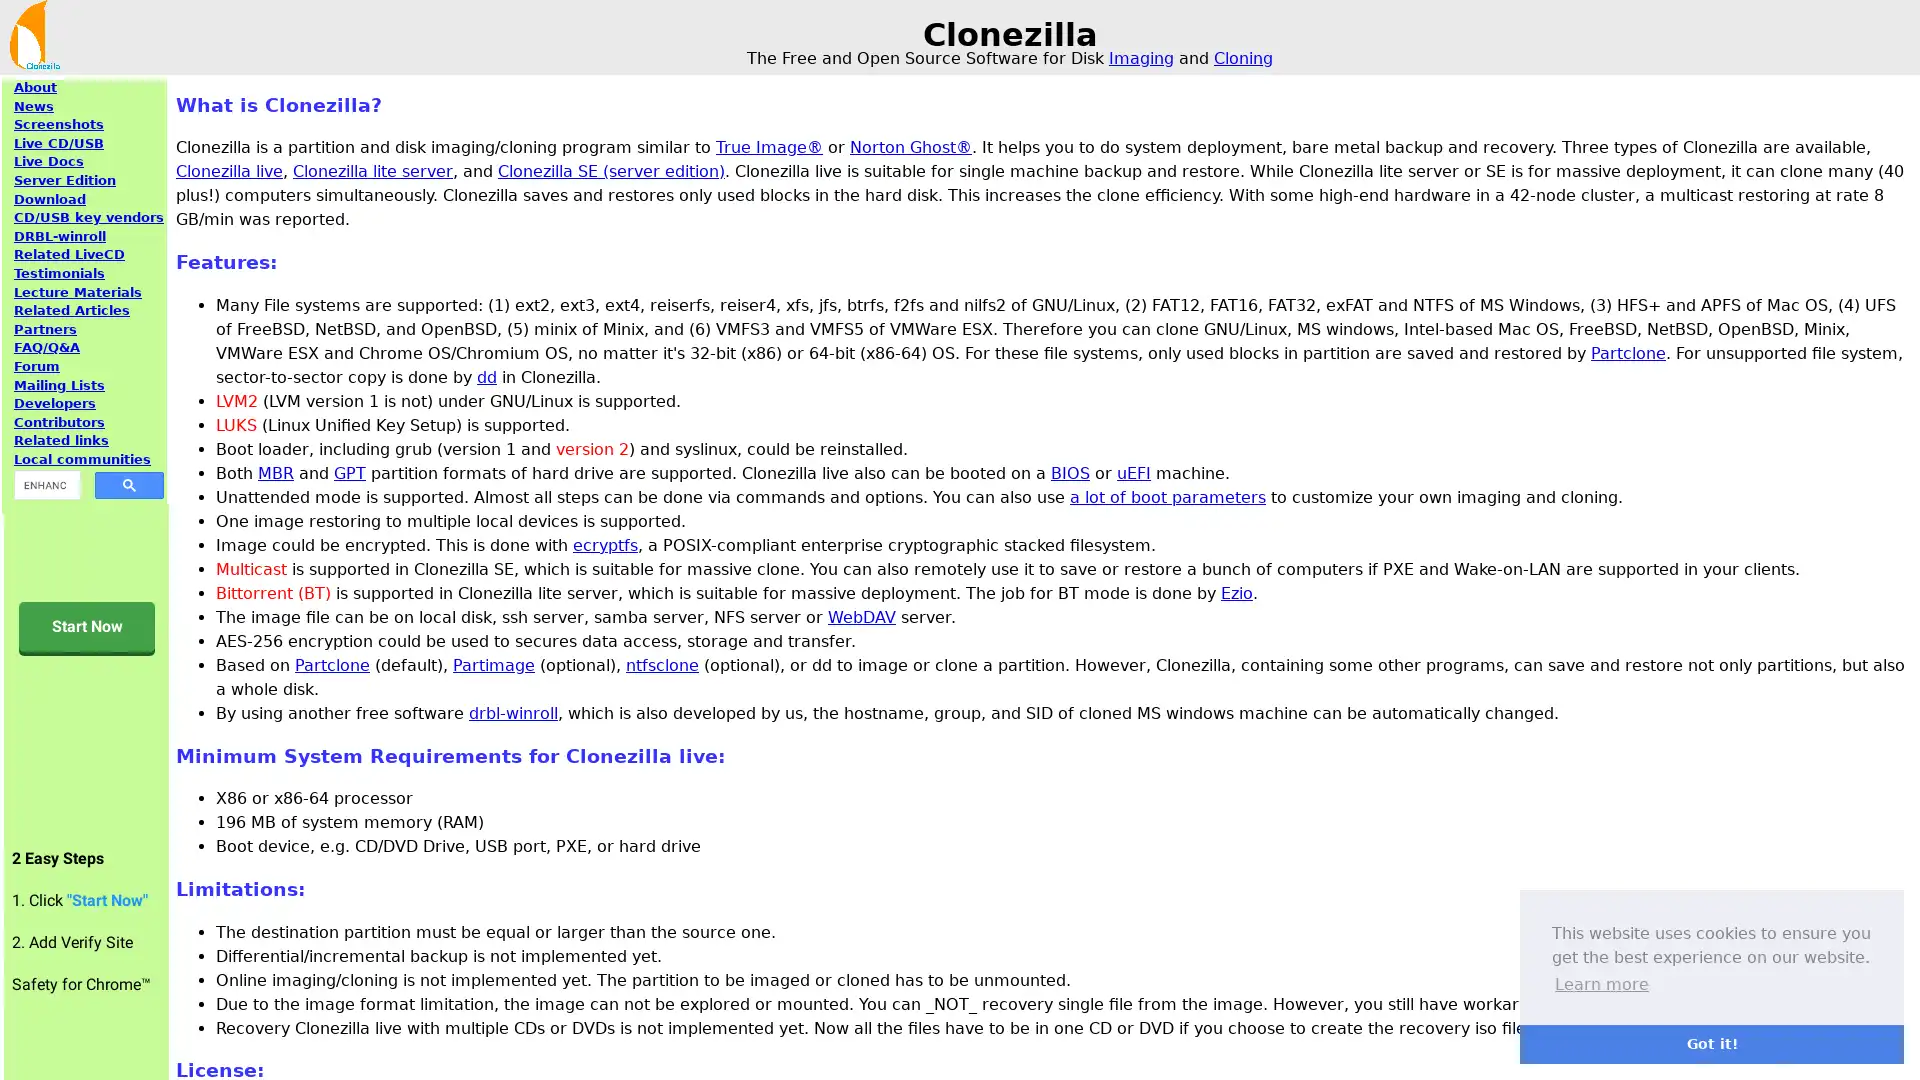 The width and height of the screenshot is (1920, 1080). Describe the element at coordinates (1602, 983) in the screenshot. I see `learn more about cookies` at that location.